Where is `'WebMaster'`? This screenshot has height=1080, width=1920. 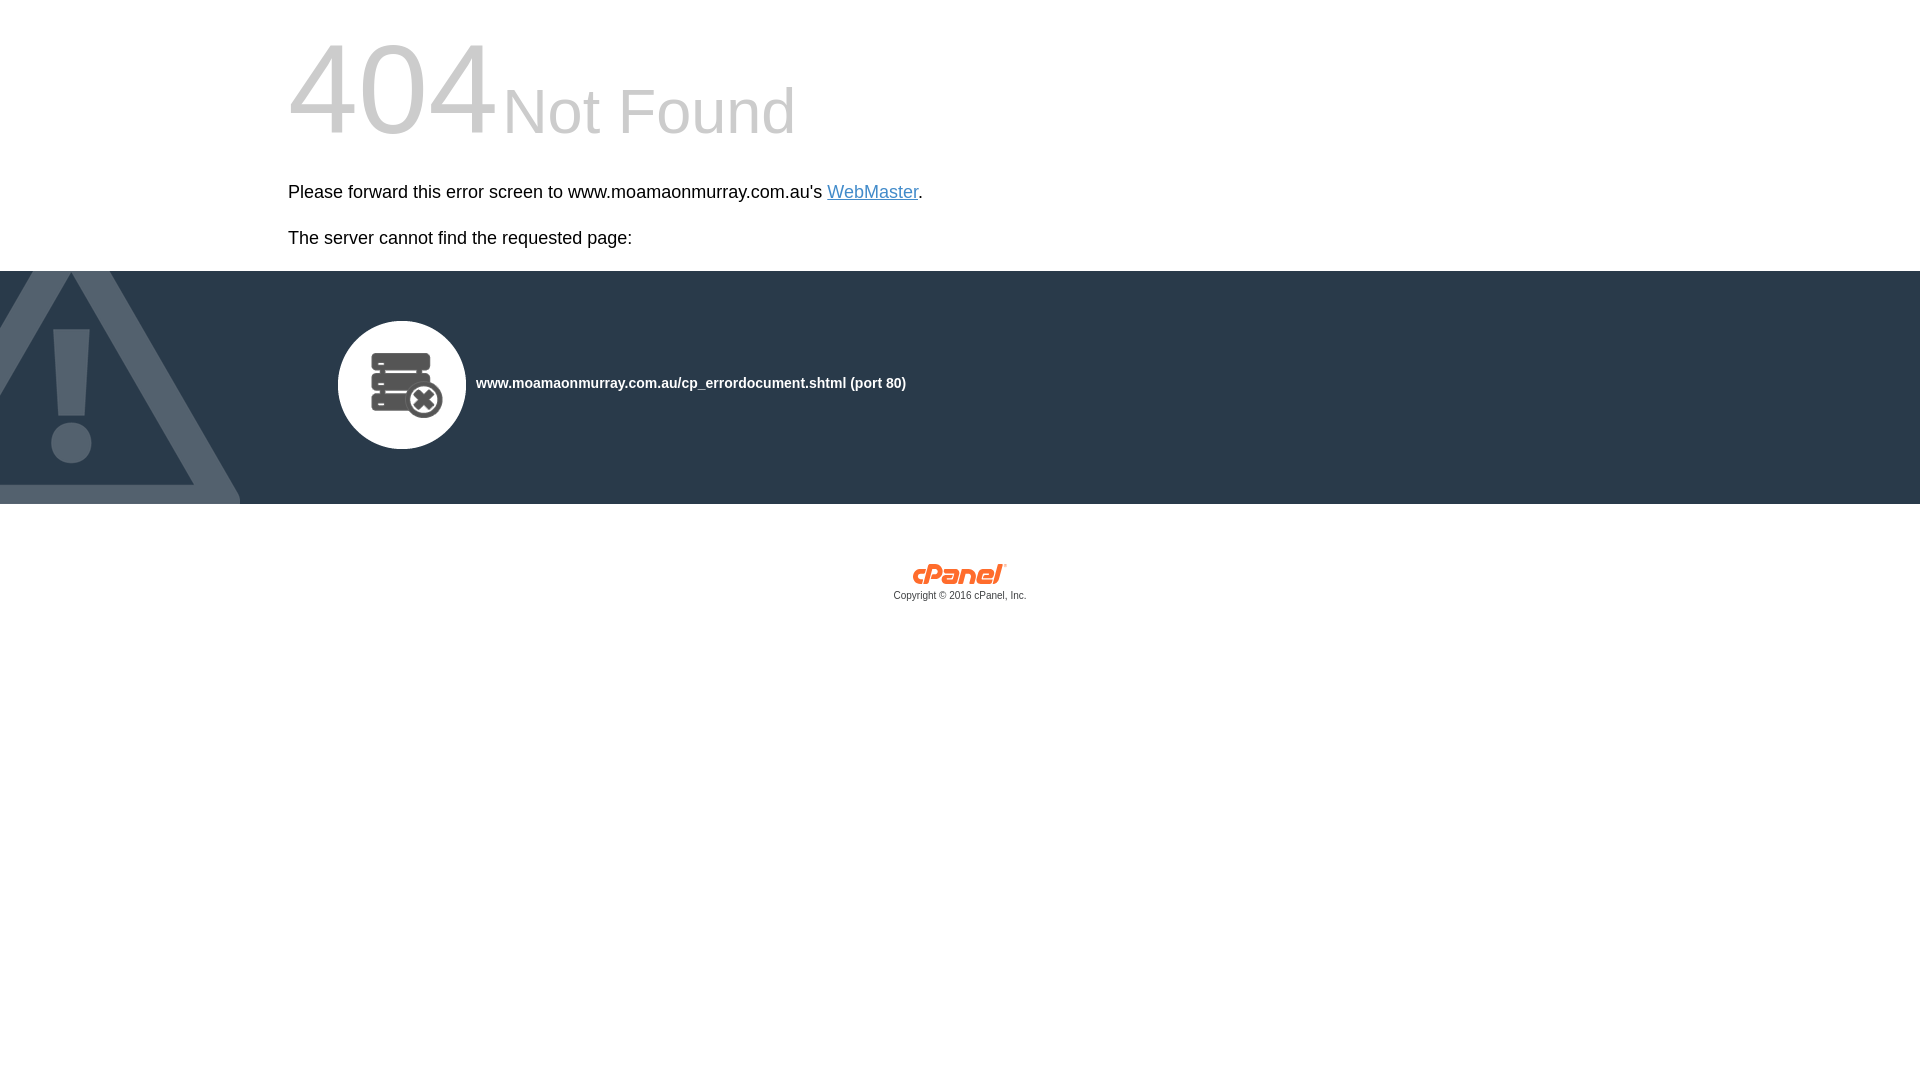 'WebMaster' is located at coordinates (872, 192).